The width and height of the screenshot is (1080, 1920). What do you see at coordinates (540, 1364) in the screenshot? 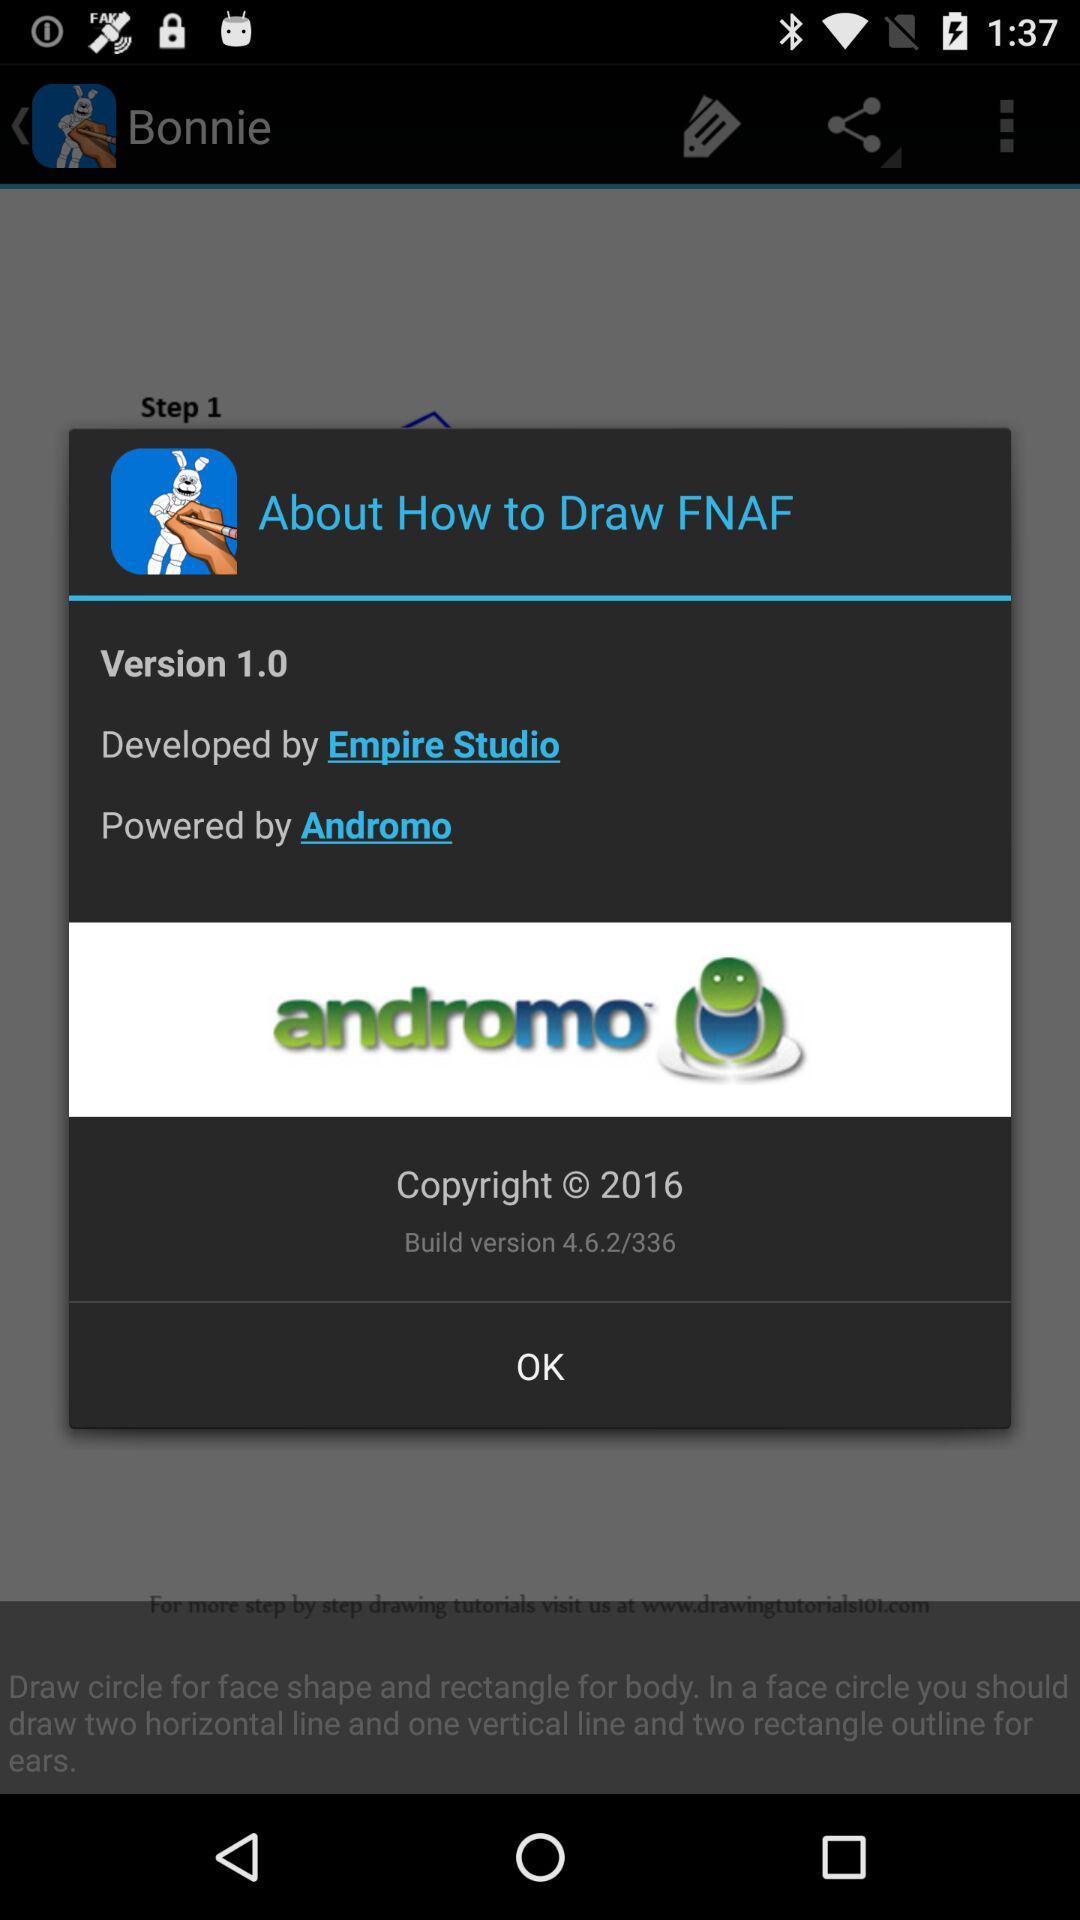
I see `button at the bottom` at bounding box center [540, 1364].